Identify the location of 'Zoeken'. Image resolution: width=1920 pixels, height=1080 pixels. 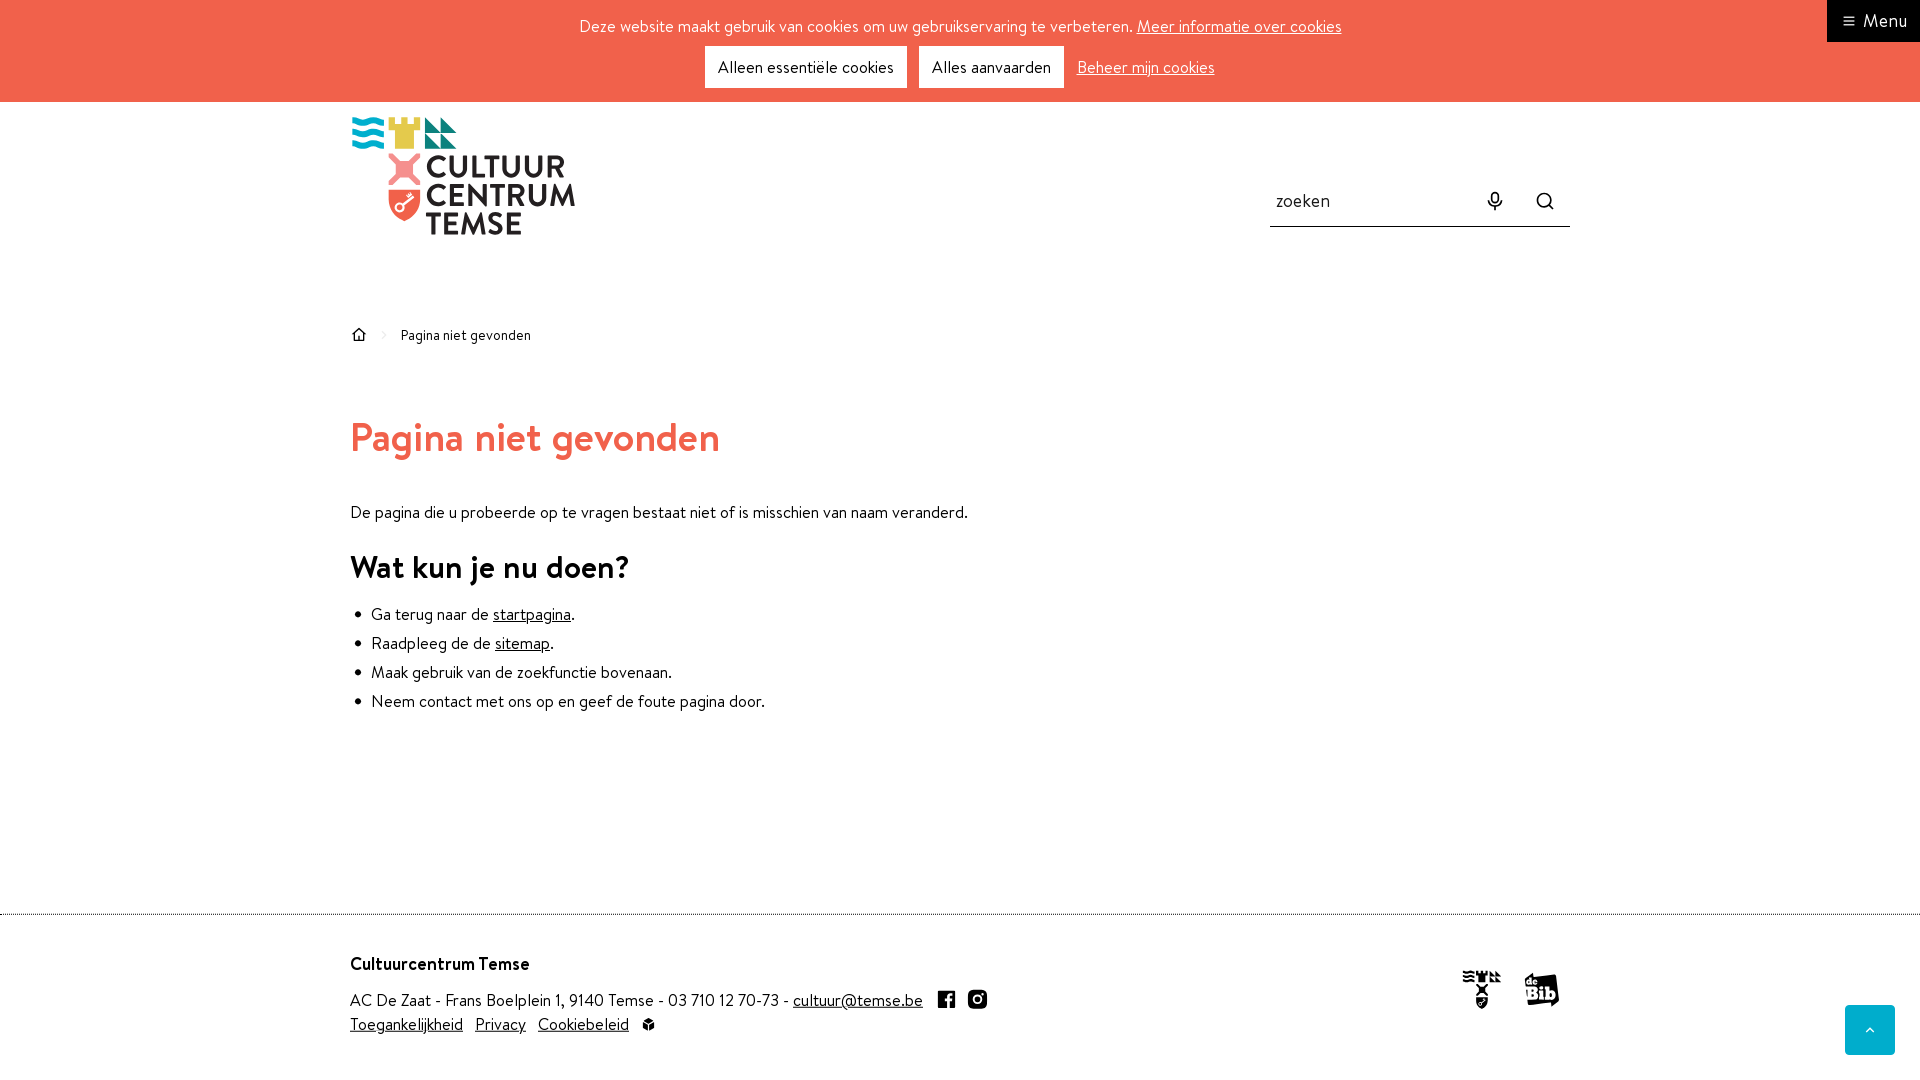
(1544, 200).